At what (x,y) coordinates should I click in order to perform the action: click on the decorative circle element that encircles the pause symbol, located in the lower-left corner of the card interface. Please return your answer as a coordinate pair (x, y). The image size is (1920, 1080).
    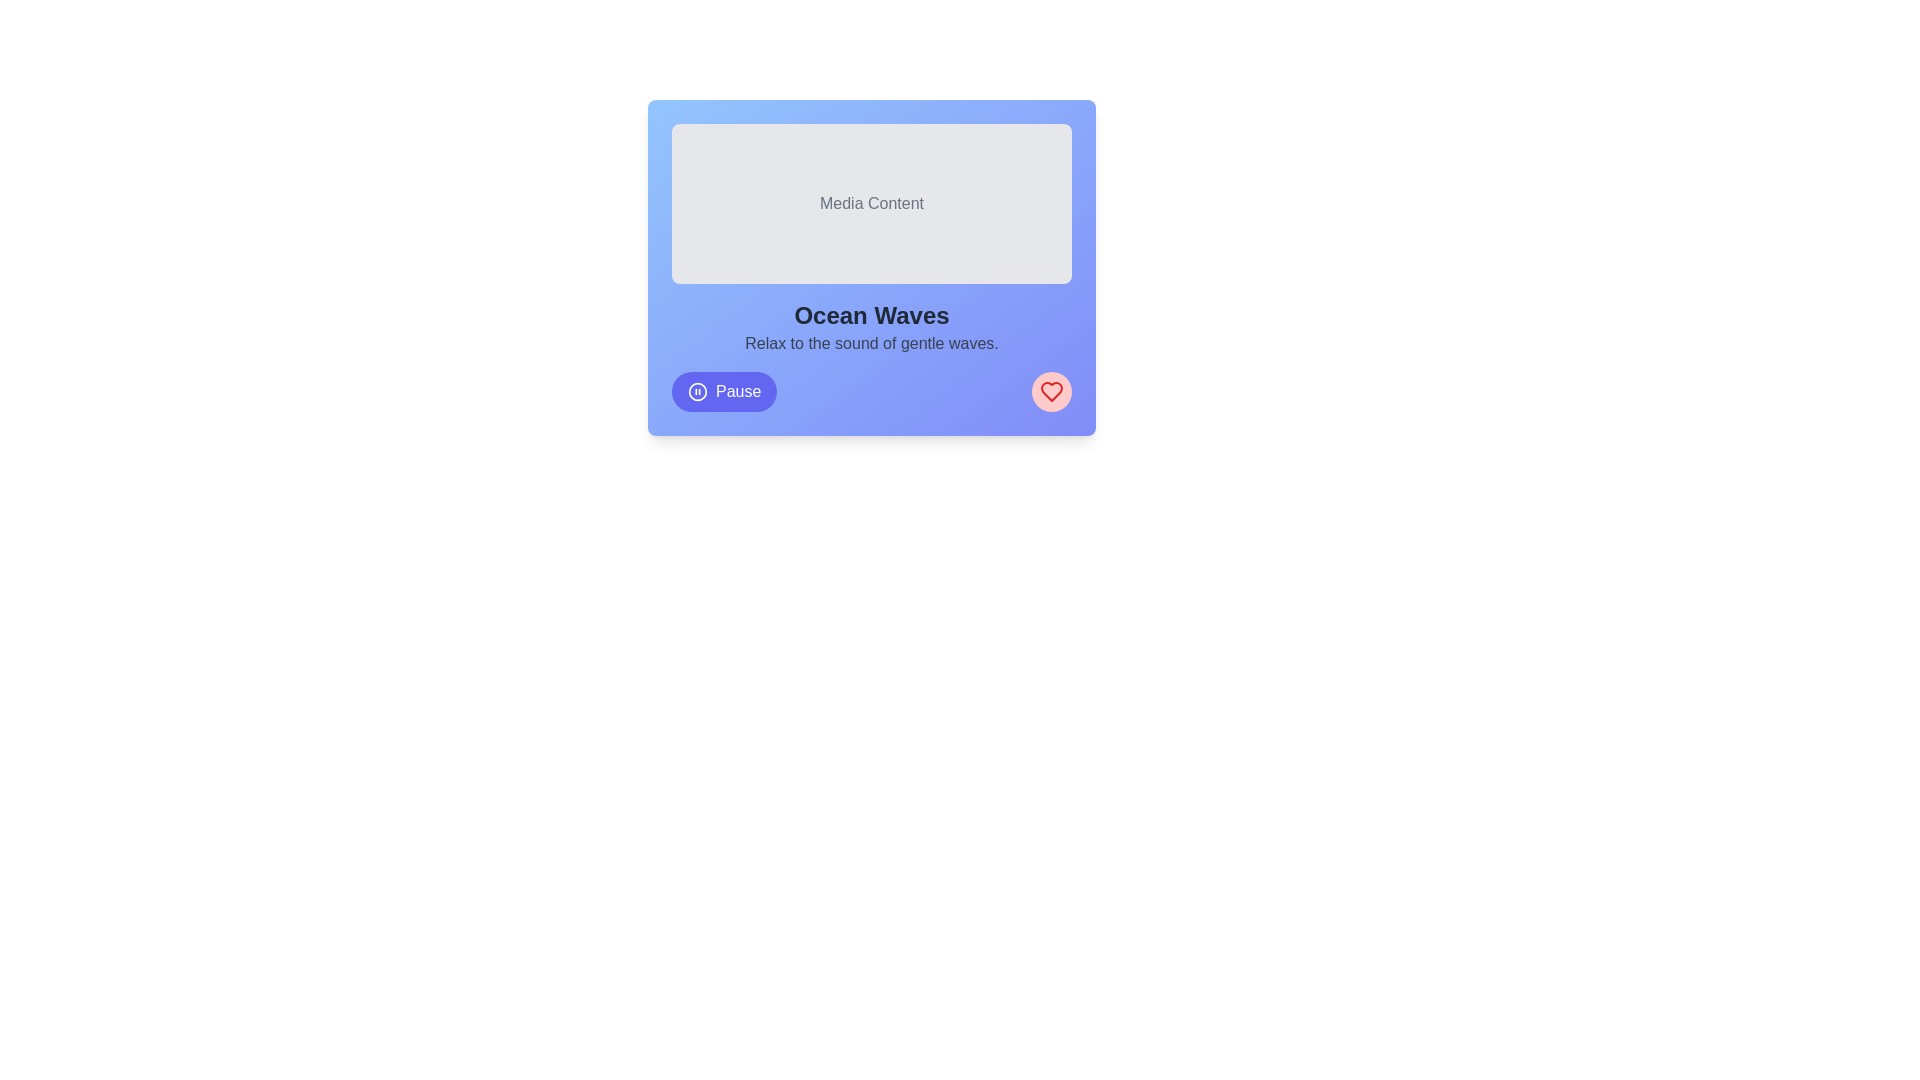
    Looking at the image, I should click on (697, 392).